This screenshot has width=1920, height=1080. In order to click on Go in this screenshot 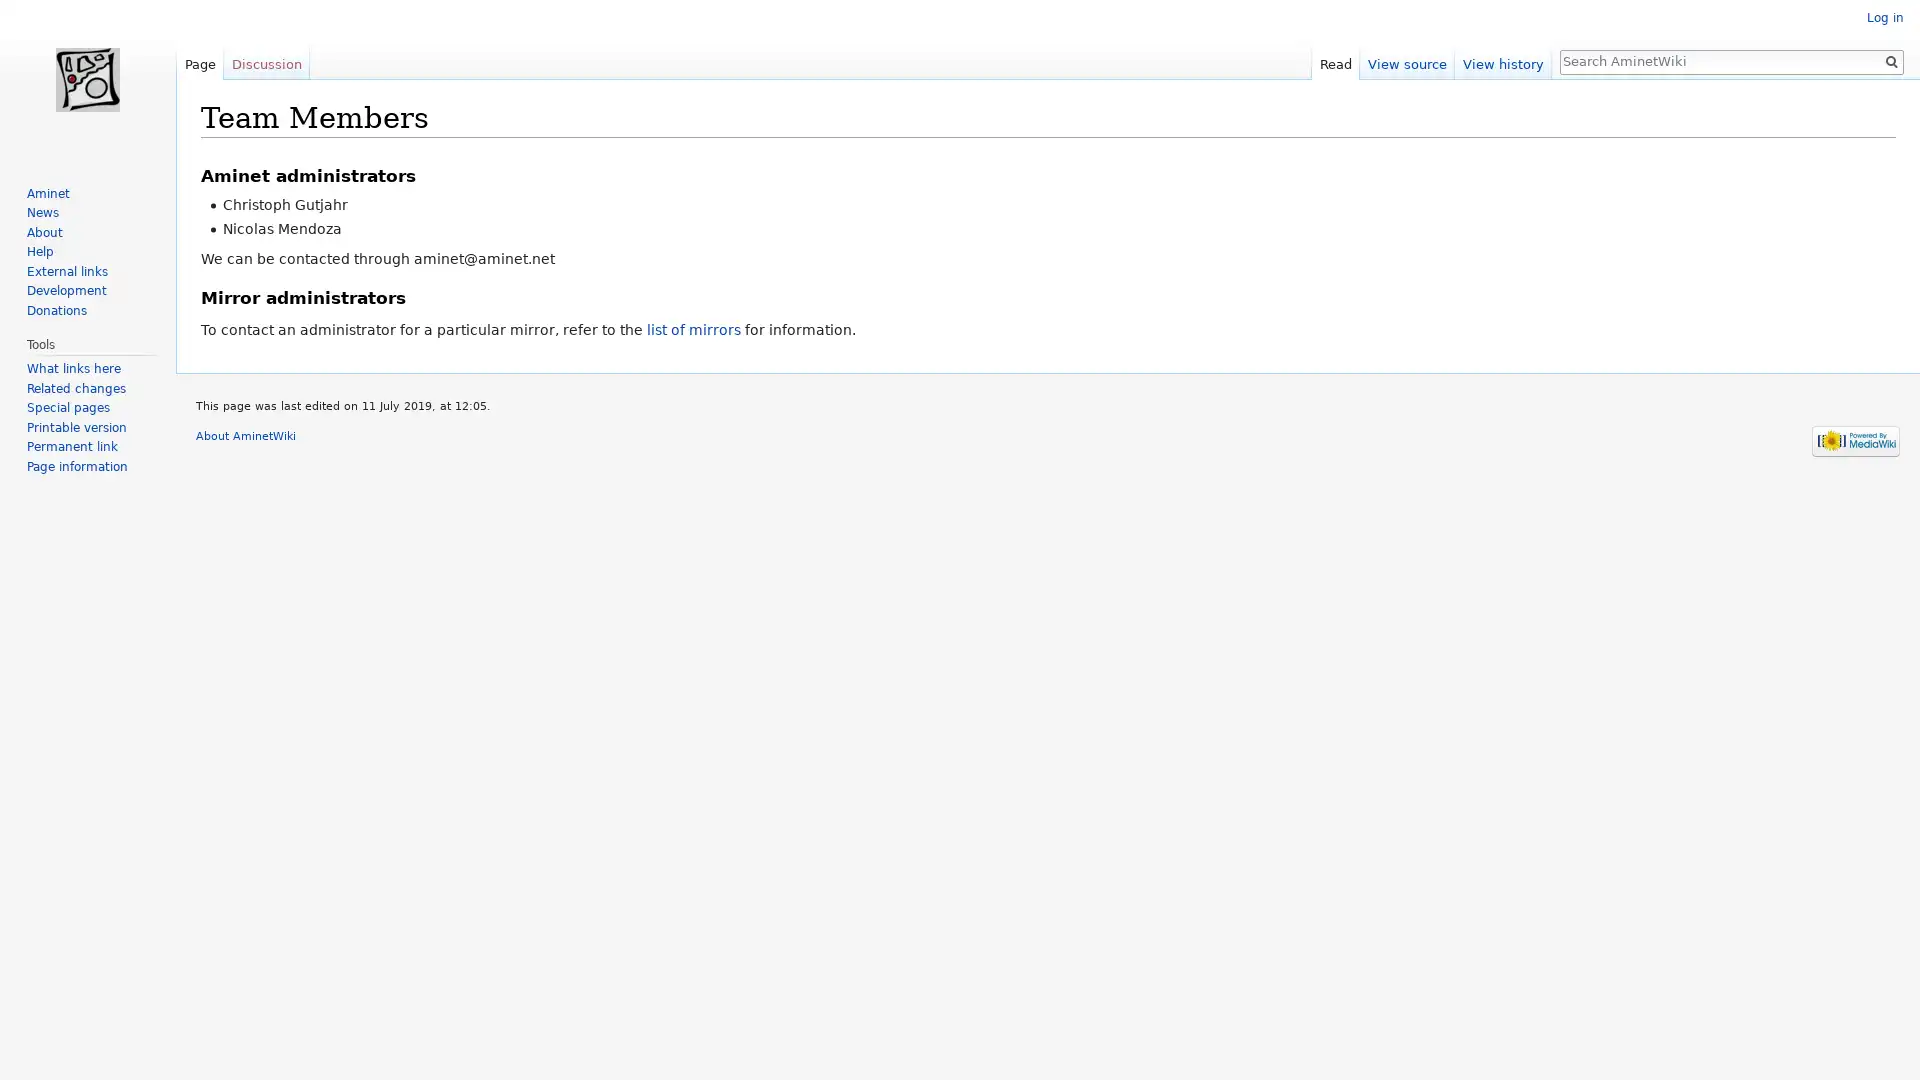, I will do `click(1890, 60)`.